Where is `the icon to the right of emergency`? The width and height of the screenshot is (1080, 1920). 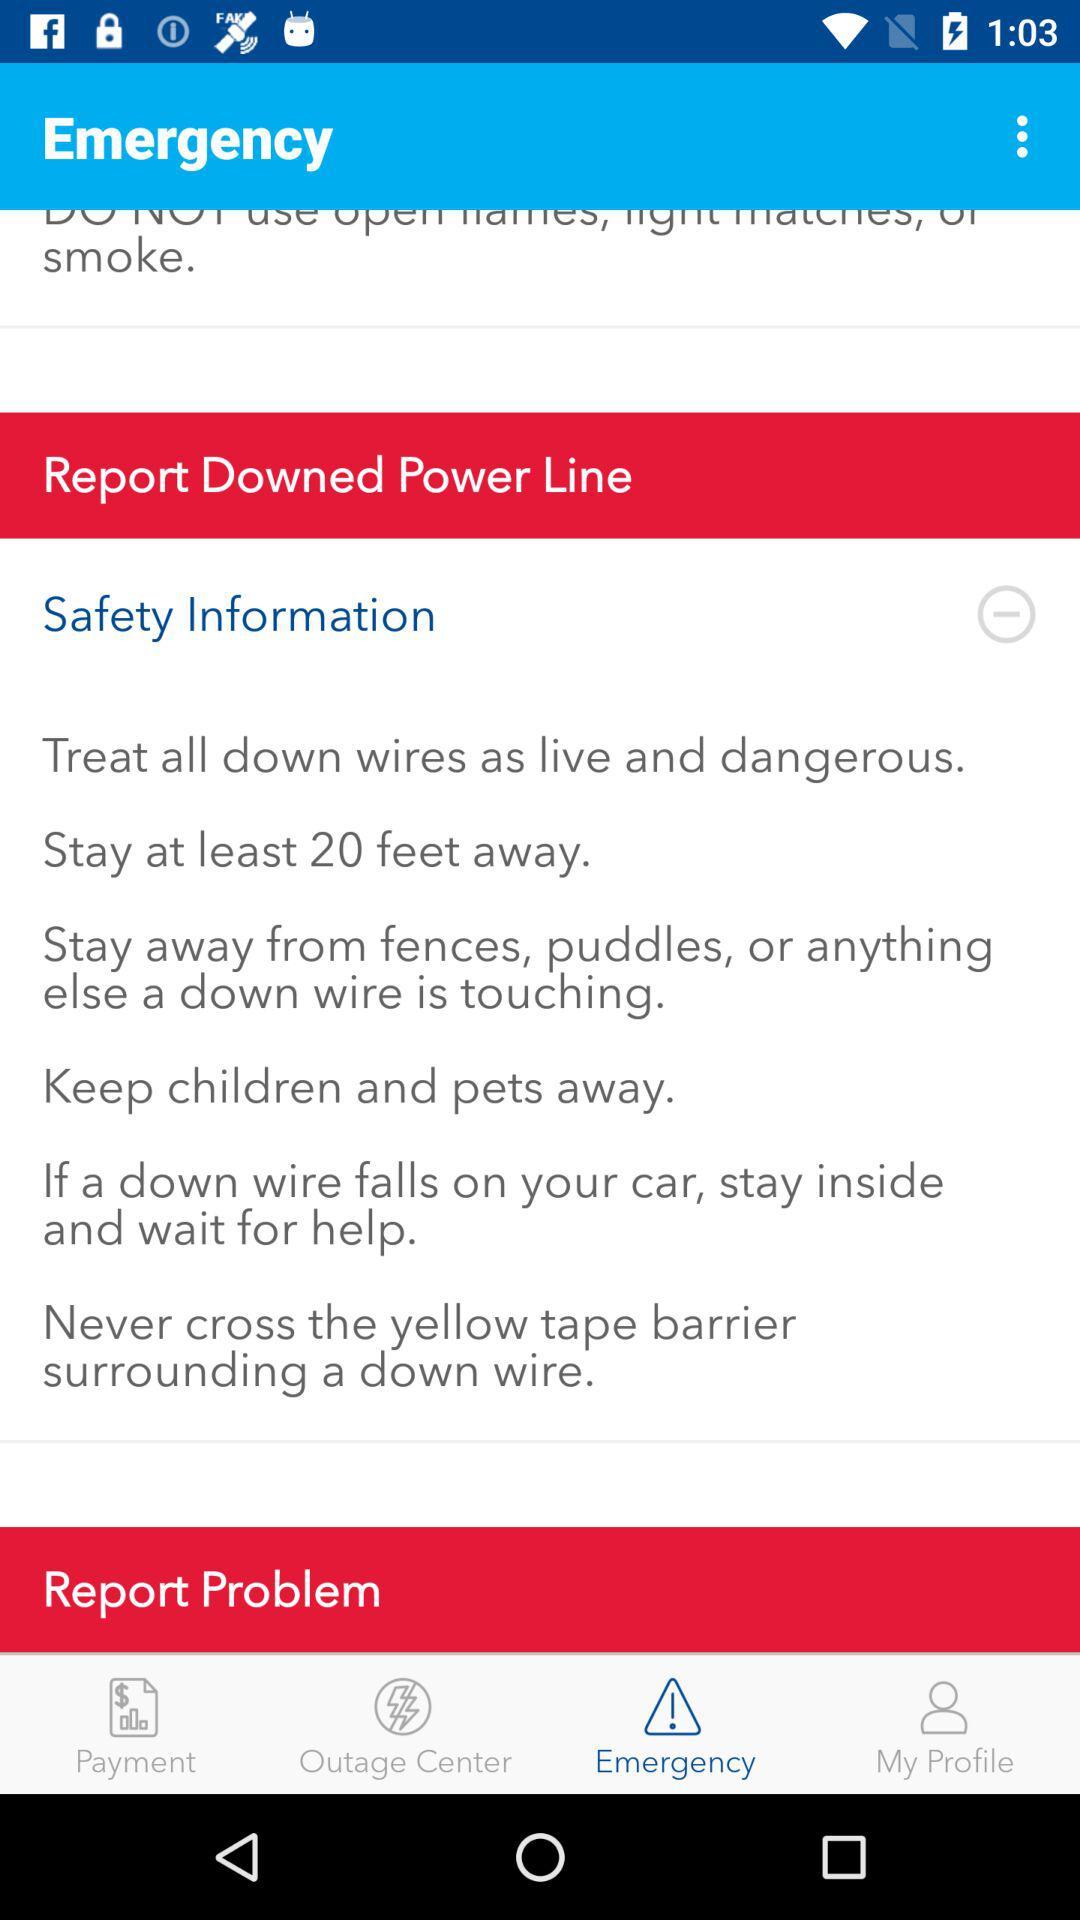
the icon to the right of emergency is located at coordinates (1027, 135).